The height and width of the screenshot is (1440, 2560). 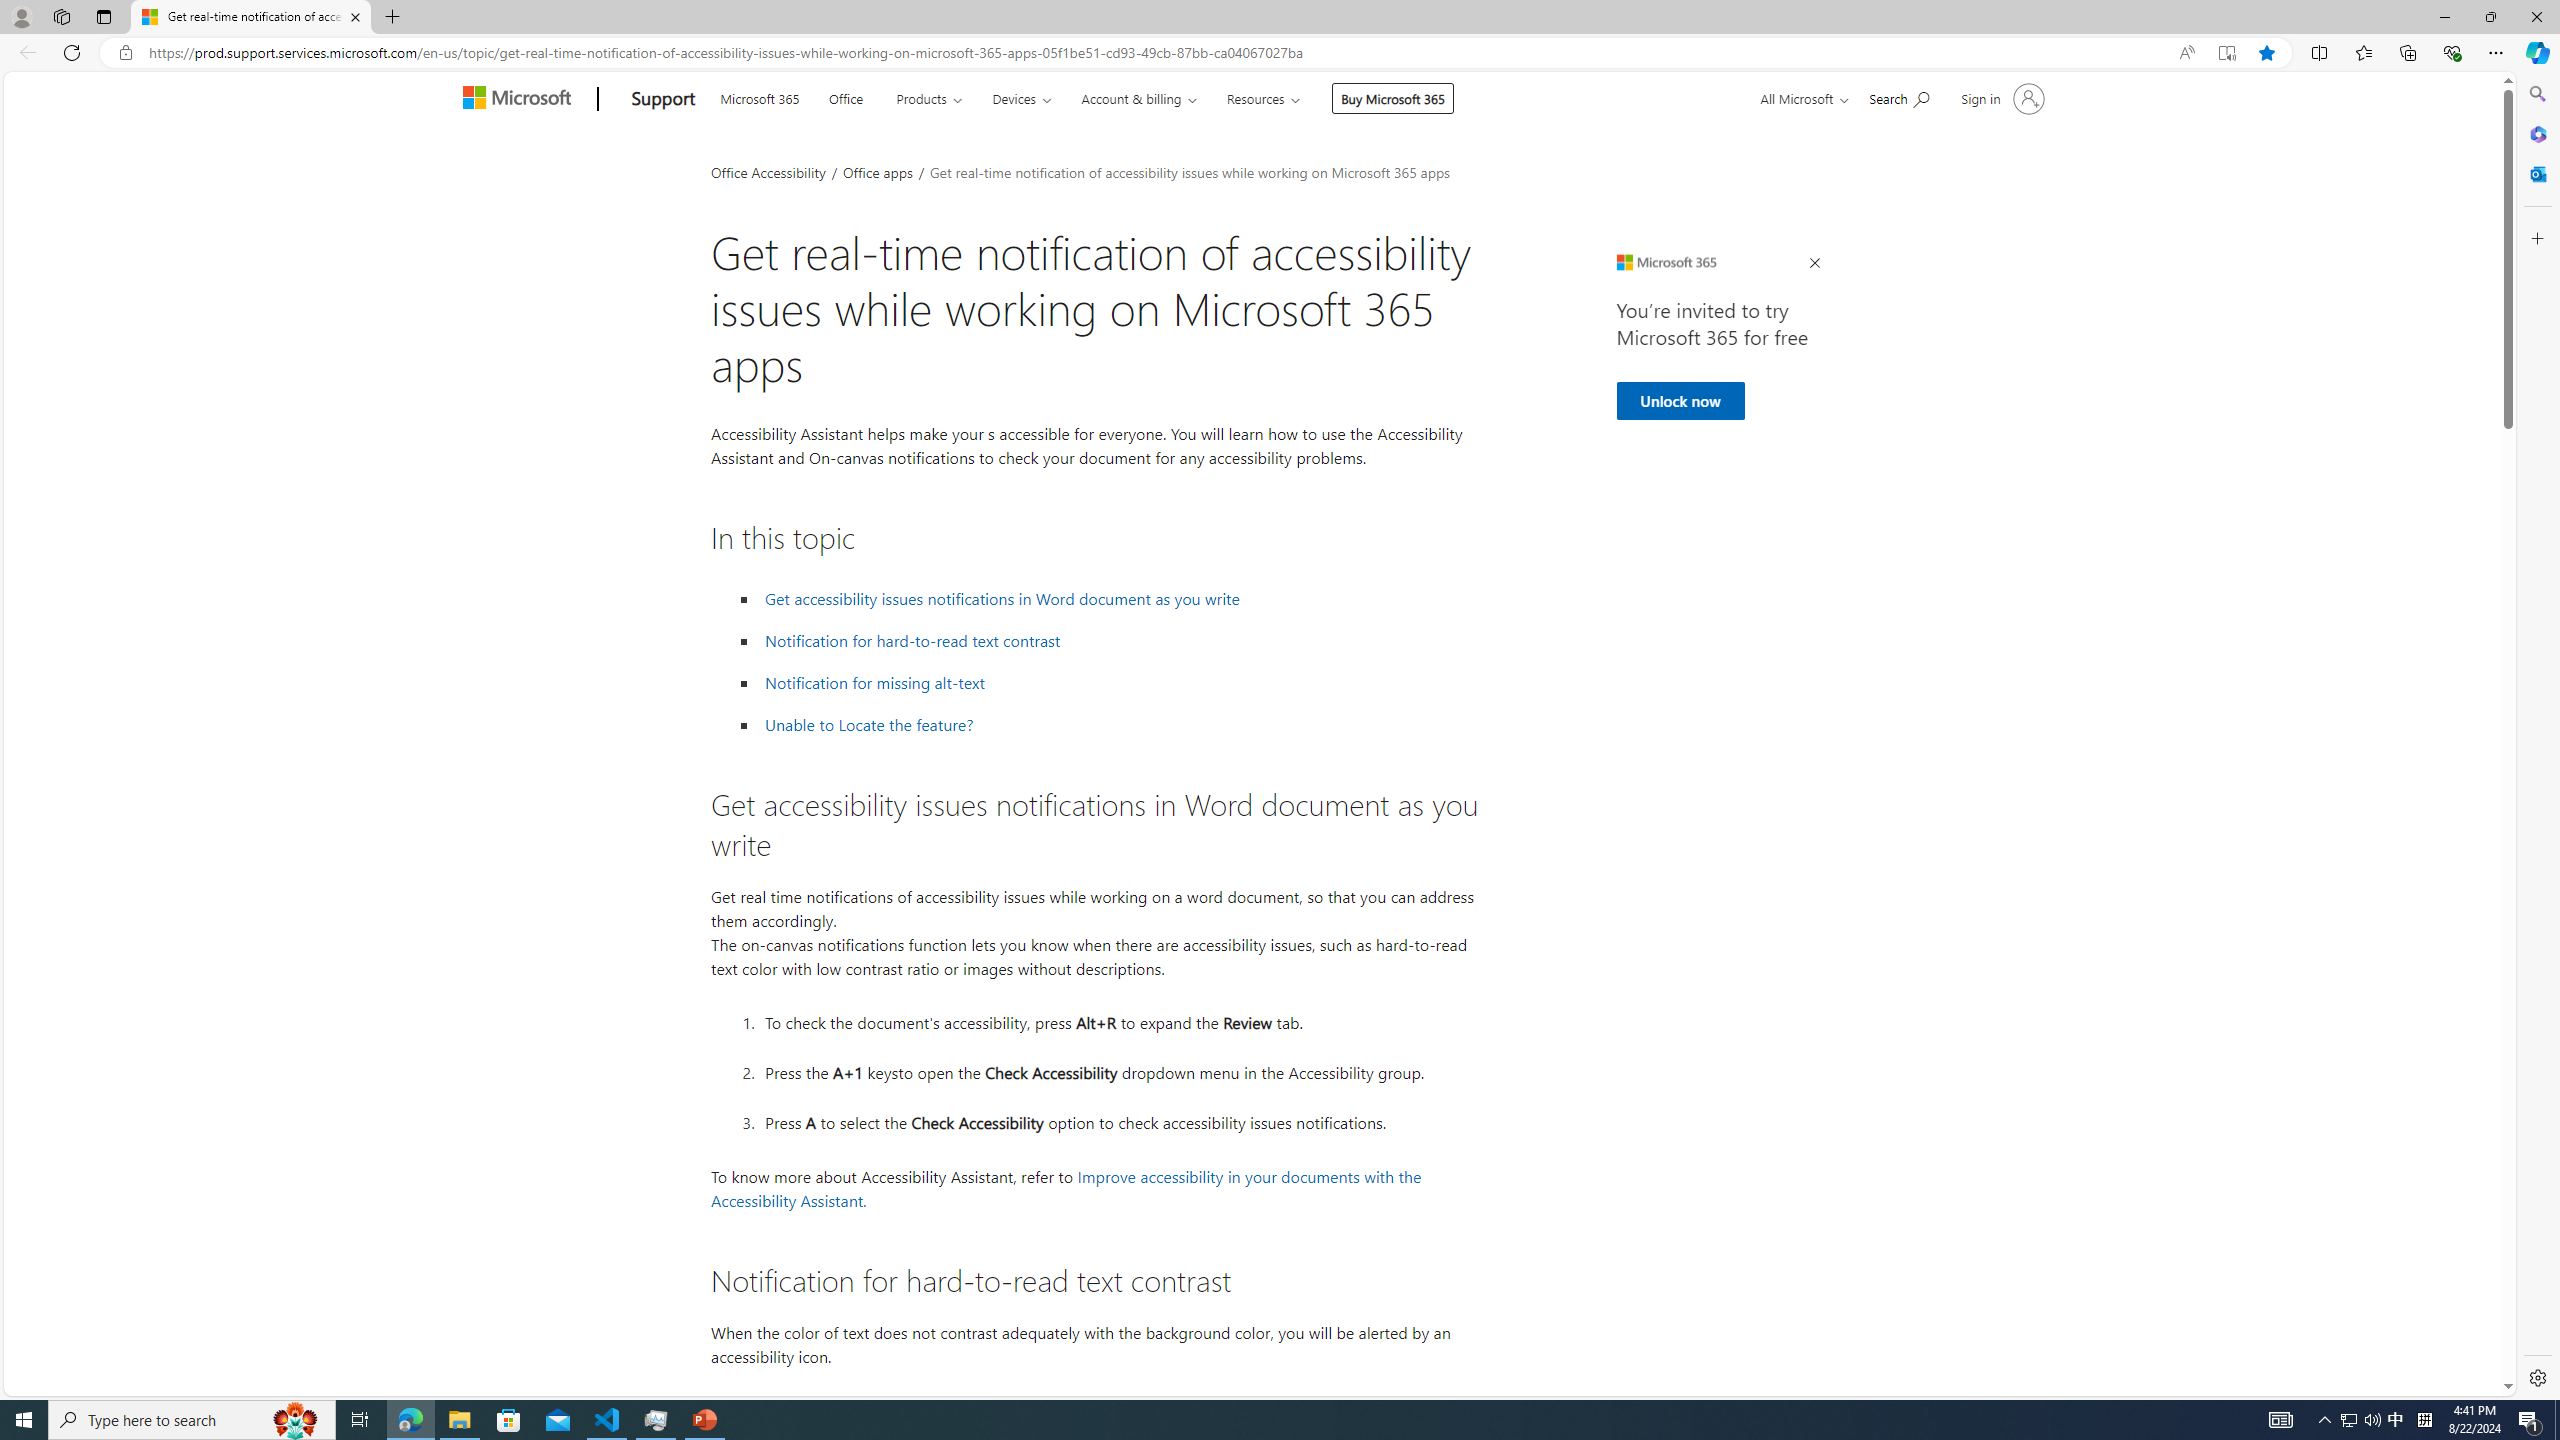 What do you see at coordinates (2266, 53) in the screenshot?
I see `'Add this page to favorites (Ctrl+D)'` at bounding box center [2266, 53].